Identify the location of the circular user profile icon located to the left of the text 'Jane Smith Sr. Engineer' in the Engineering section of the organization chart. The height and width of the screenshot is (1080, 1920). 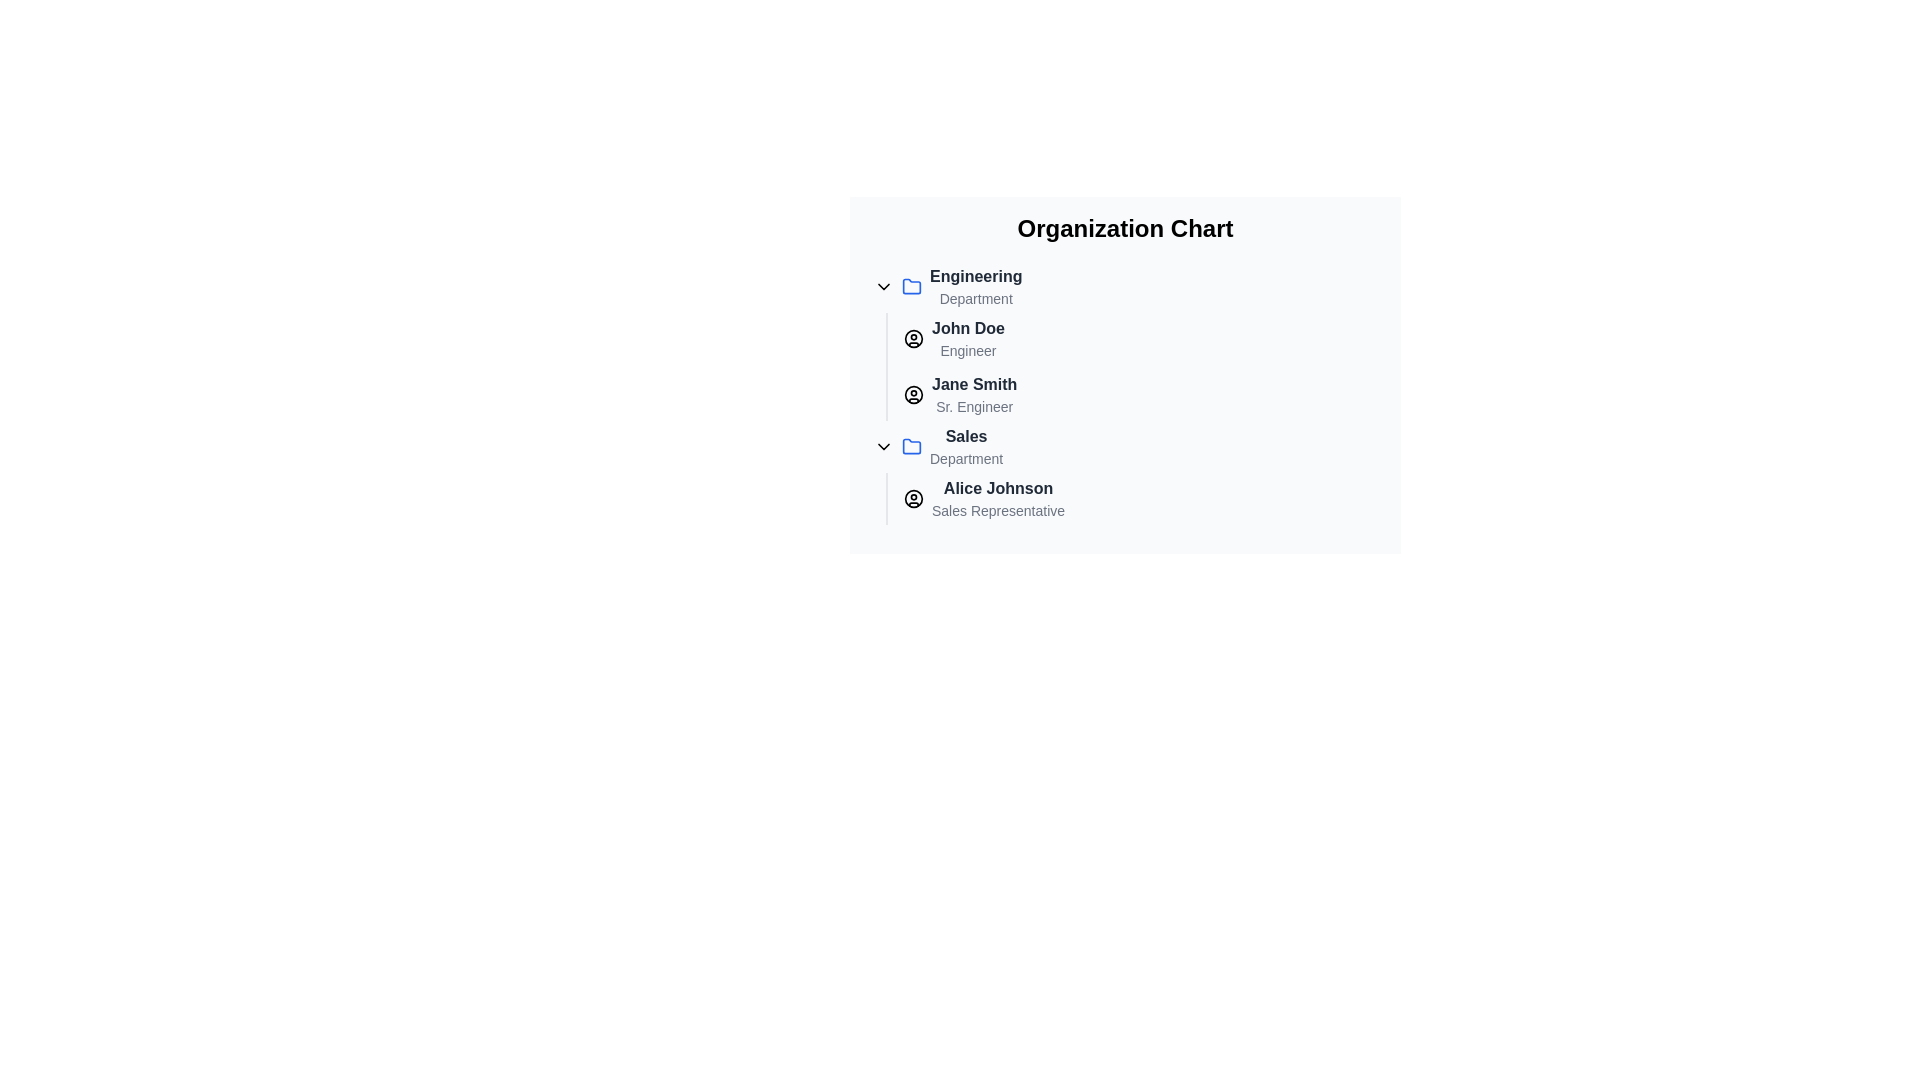
(912, 394).